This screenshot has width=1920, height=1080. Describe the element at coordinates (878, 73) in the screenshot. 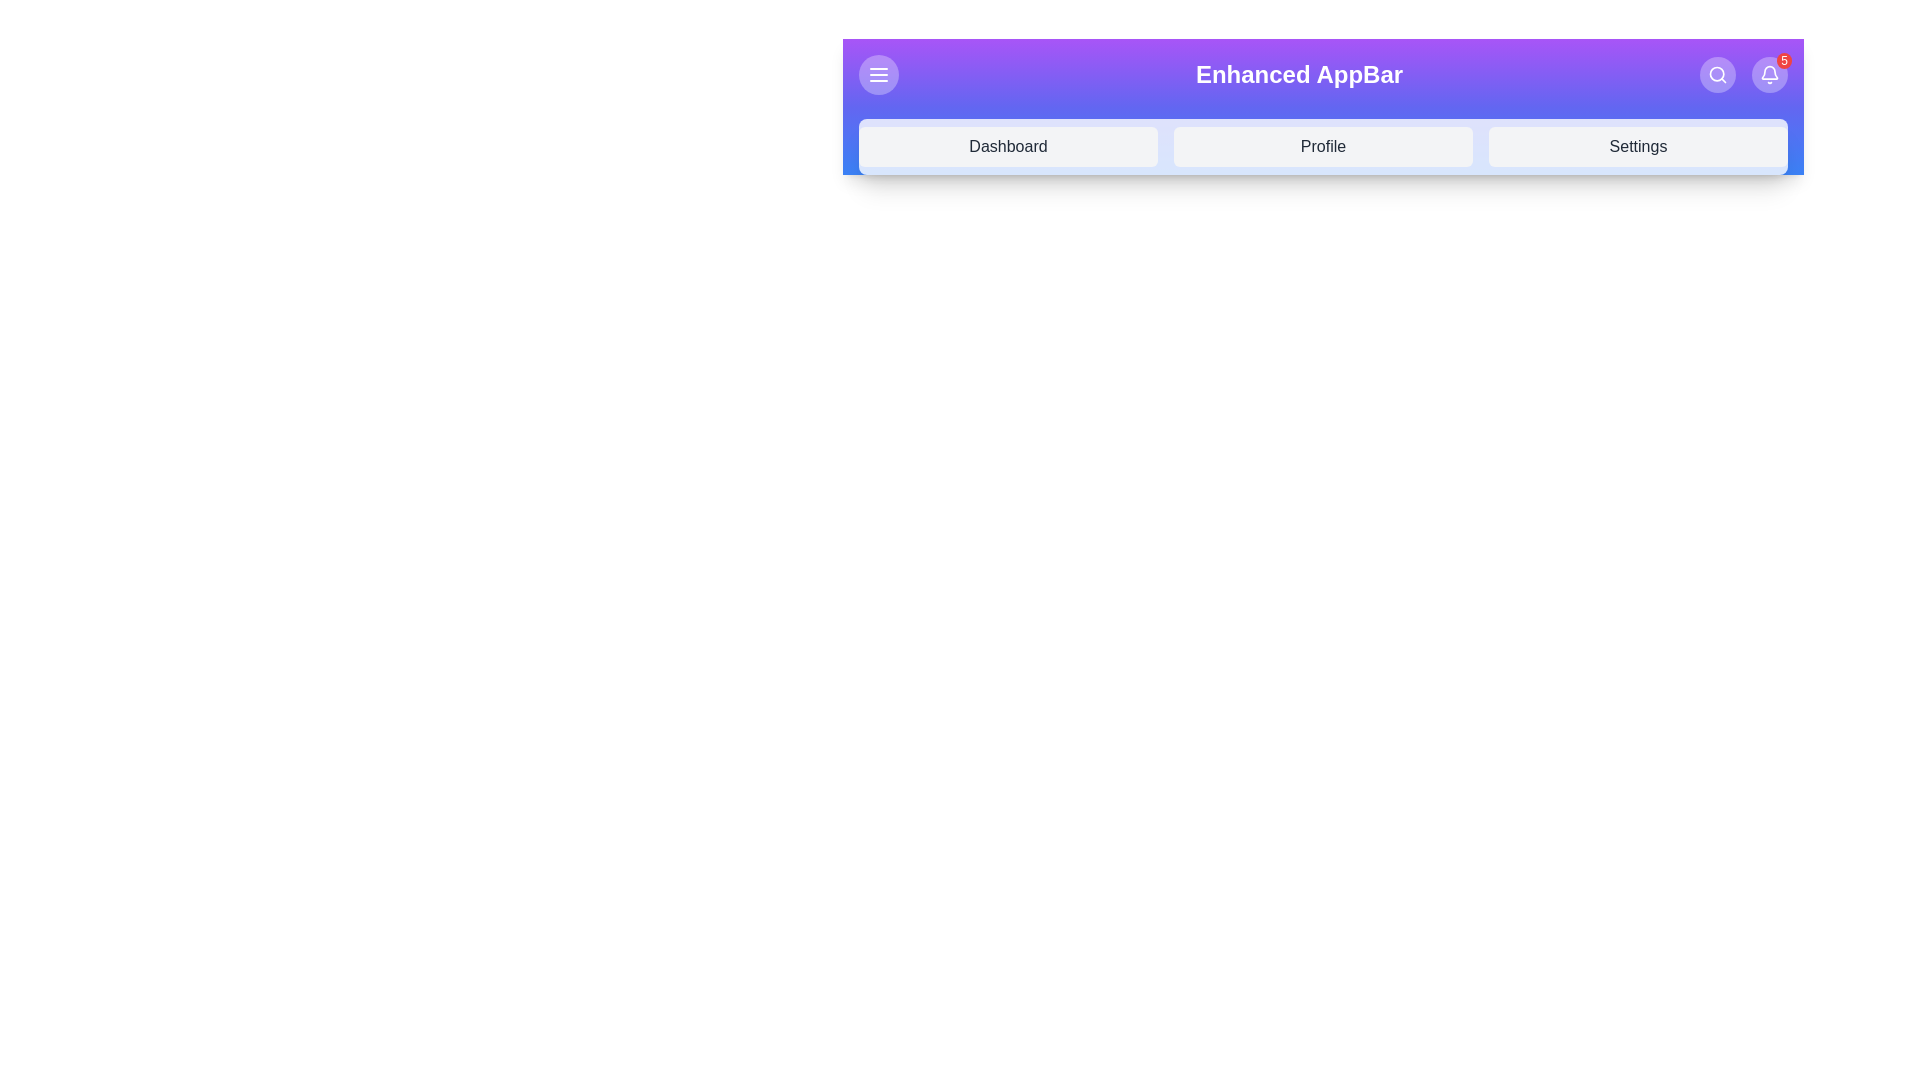

I see `the menu icon to toggle the dropdown menu` at that location.